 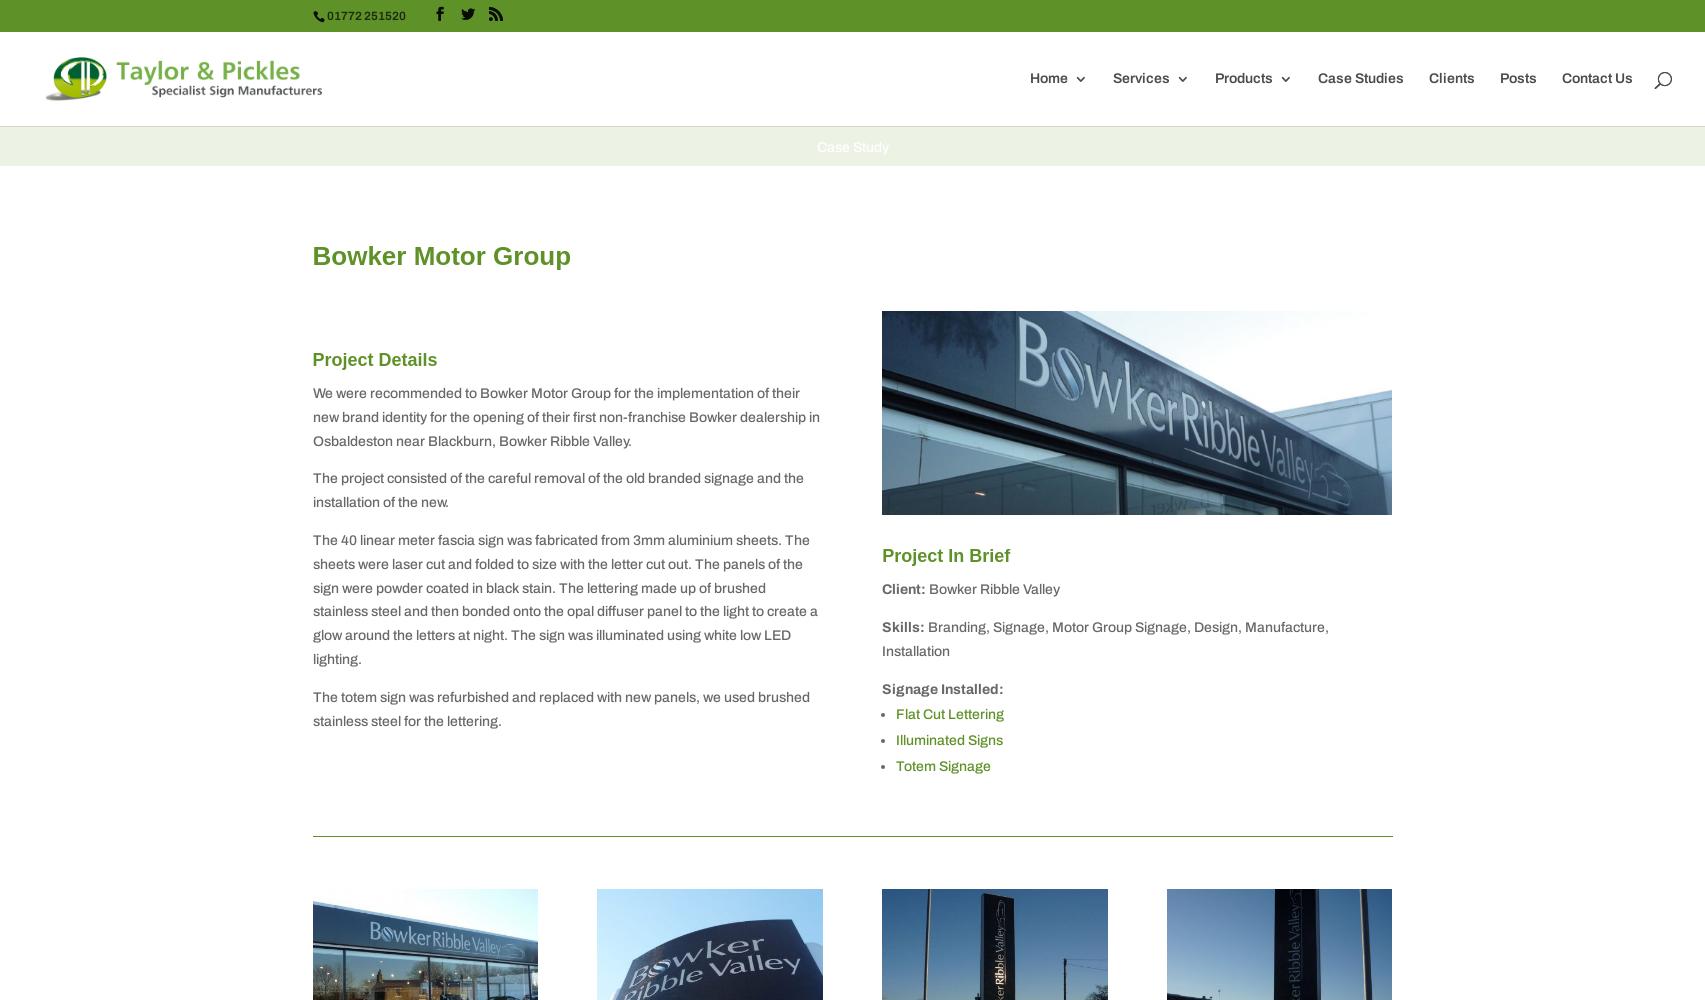 What do you see at coordinates (1098, 168) in the screenshot?
I see `'About Us'` at bounding box center [1098, 168].